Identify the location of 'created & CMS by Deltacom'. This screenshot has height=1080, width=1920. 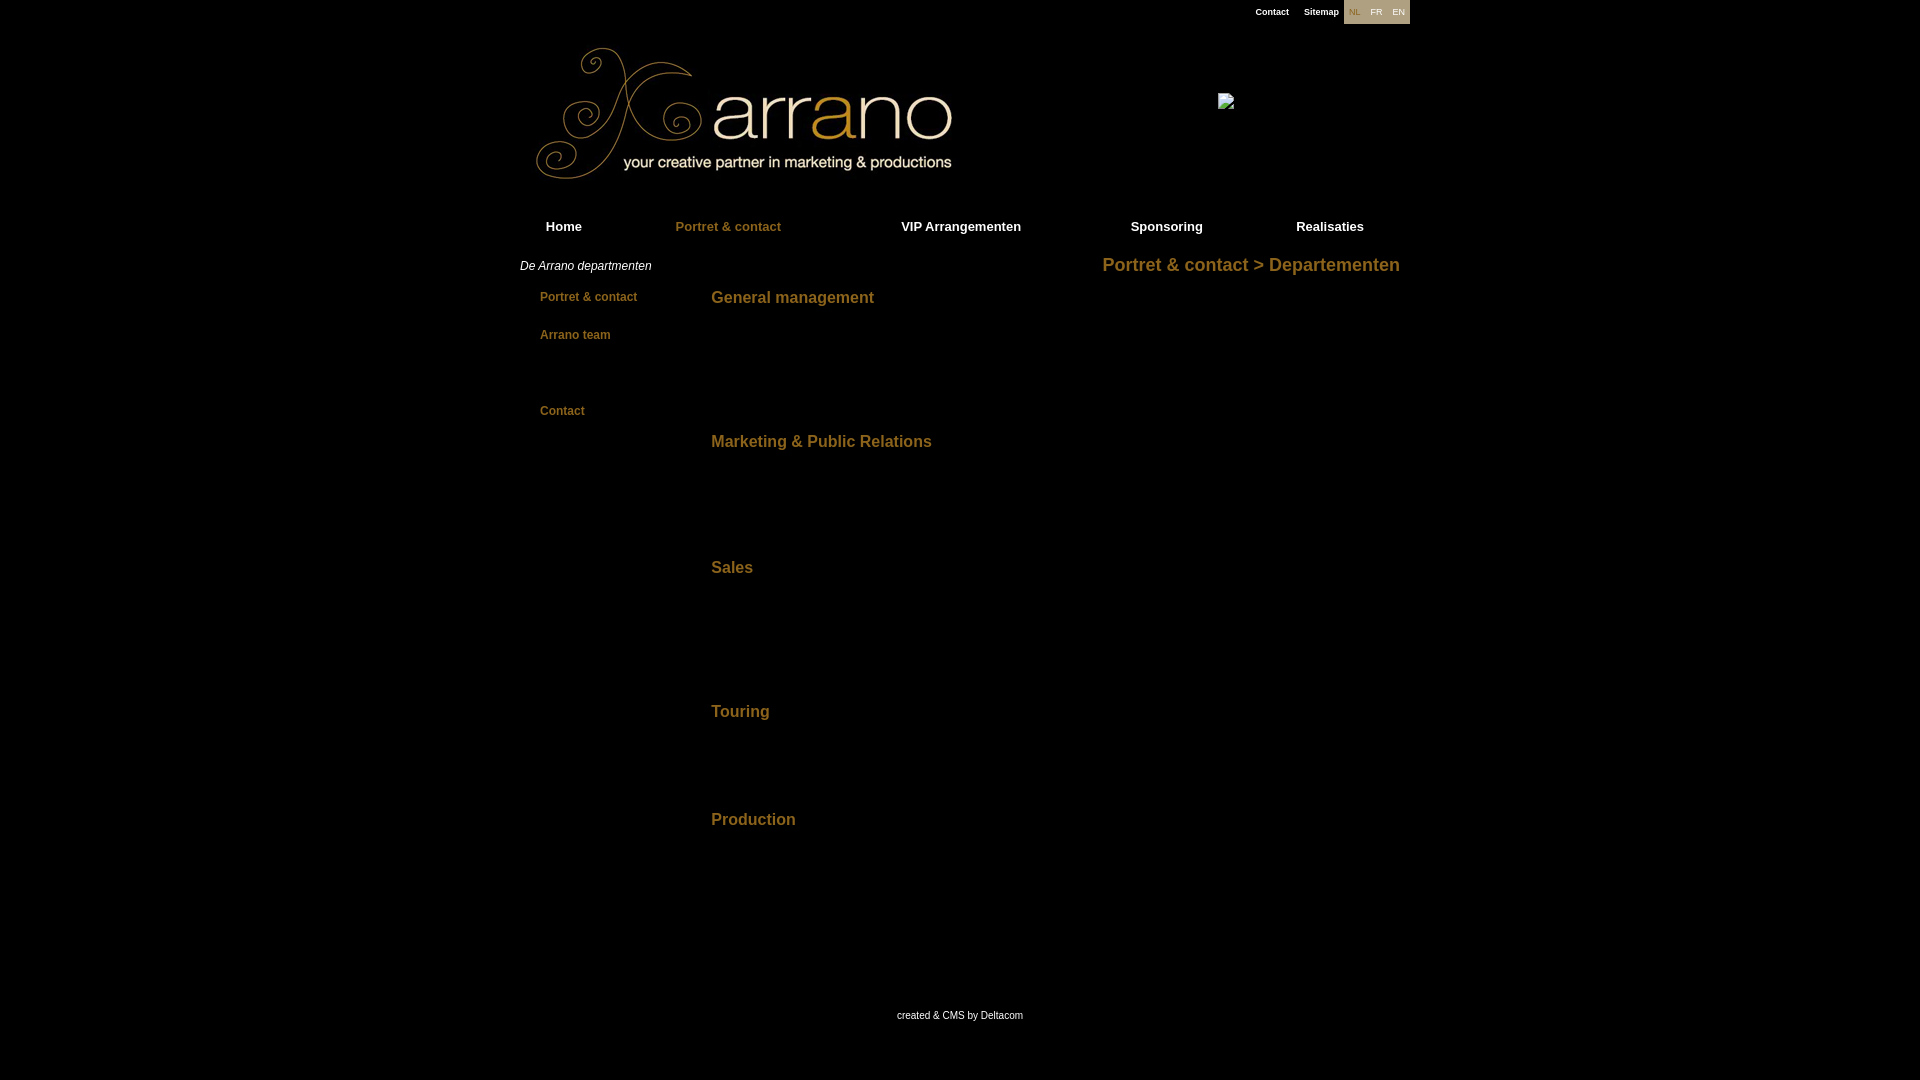
(960, 1014).